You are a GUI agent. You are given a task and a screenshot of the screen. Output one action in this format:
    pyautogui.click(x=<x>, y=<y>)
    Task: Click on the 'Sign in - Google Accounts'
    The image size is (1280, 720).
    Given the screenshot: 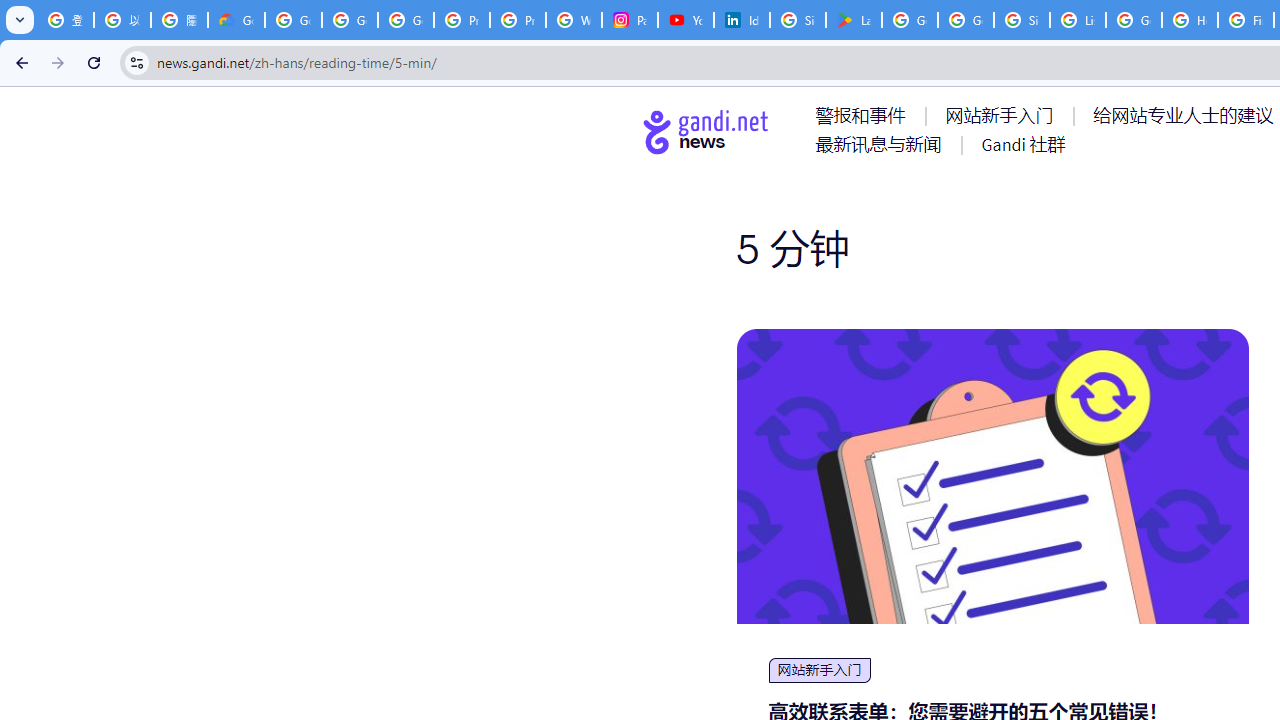 What is the action you would take?
    pyautogui.click(x=1022, y=20)
    